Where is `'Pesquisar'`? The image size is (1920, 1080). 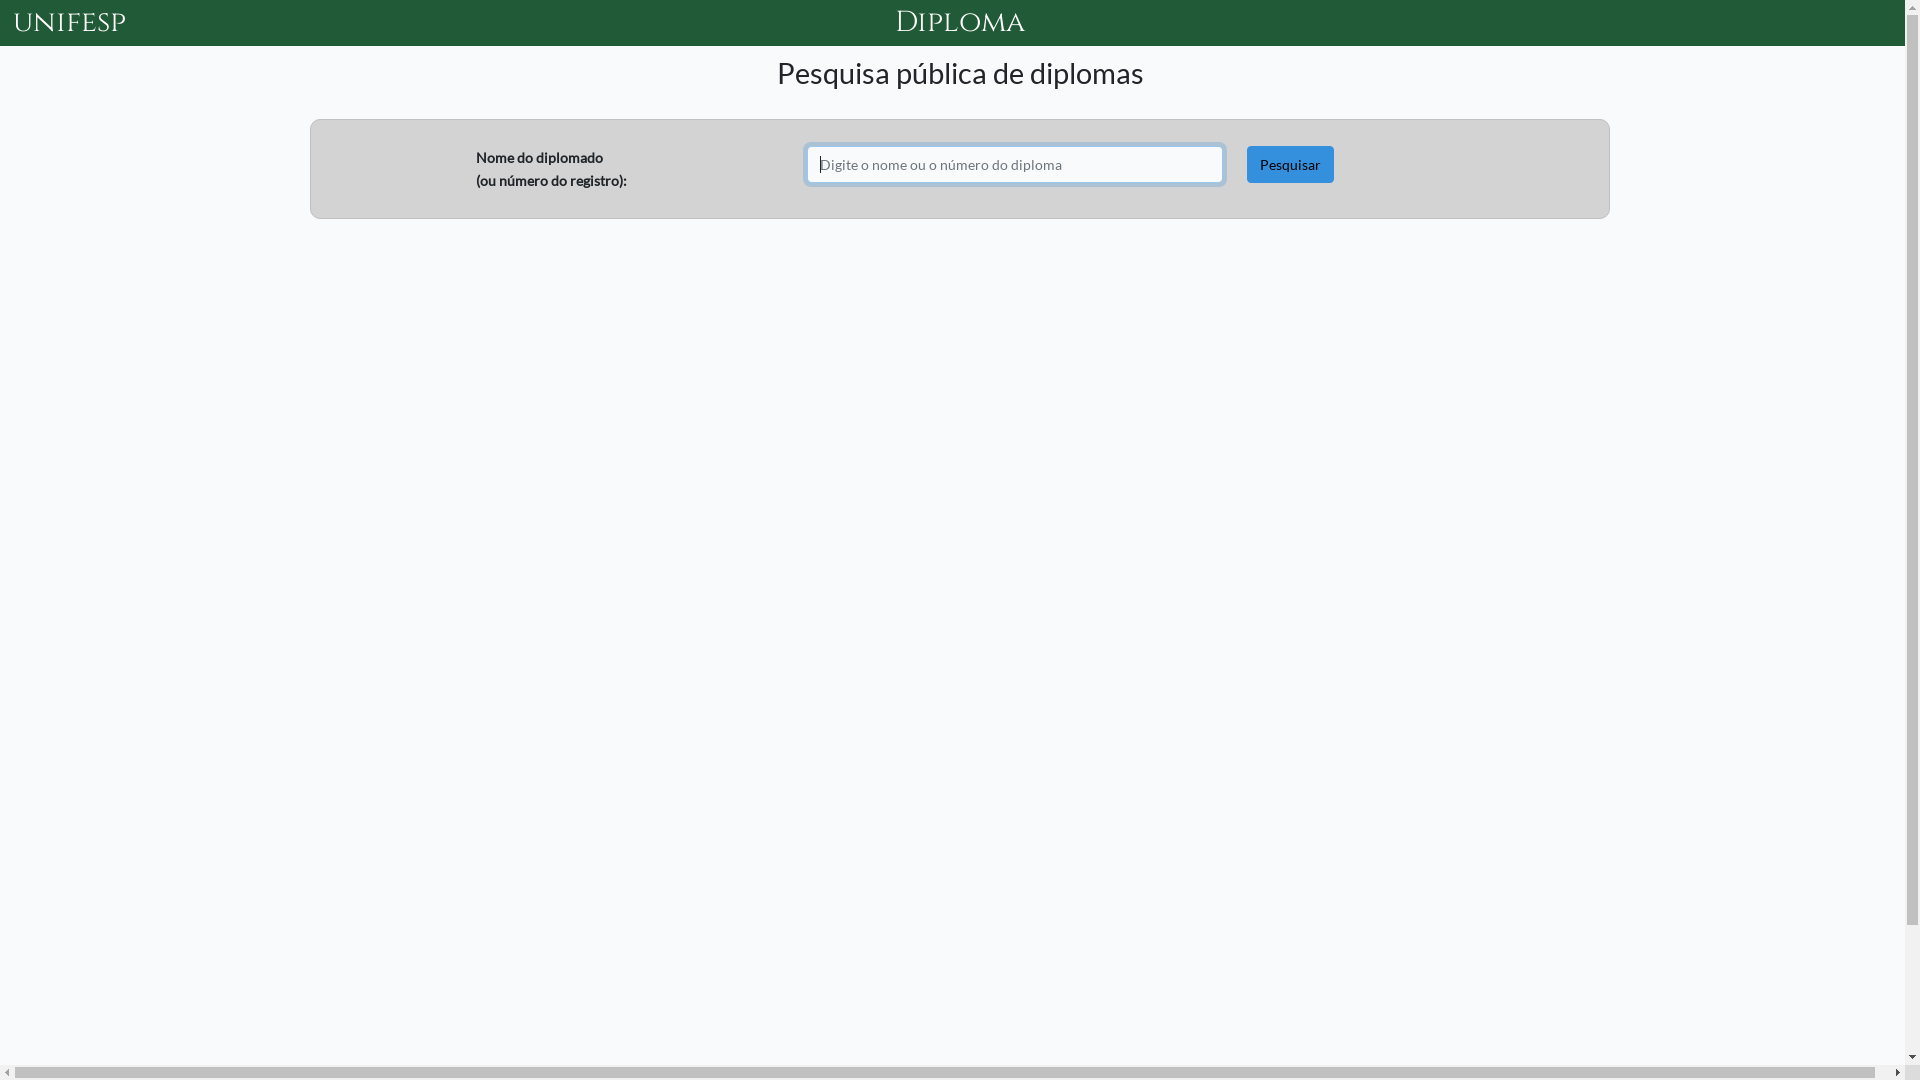 'Pesquisar' is located at coordinates (1246, 163).